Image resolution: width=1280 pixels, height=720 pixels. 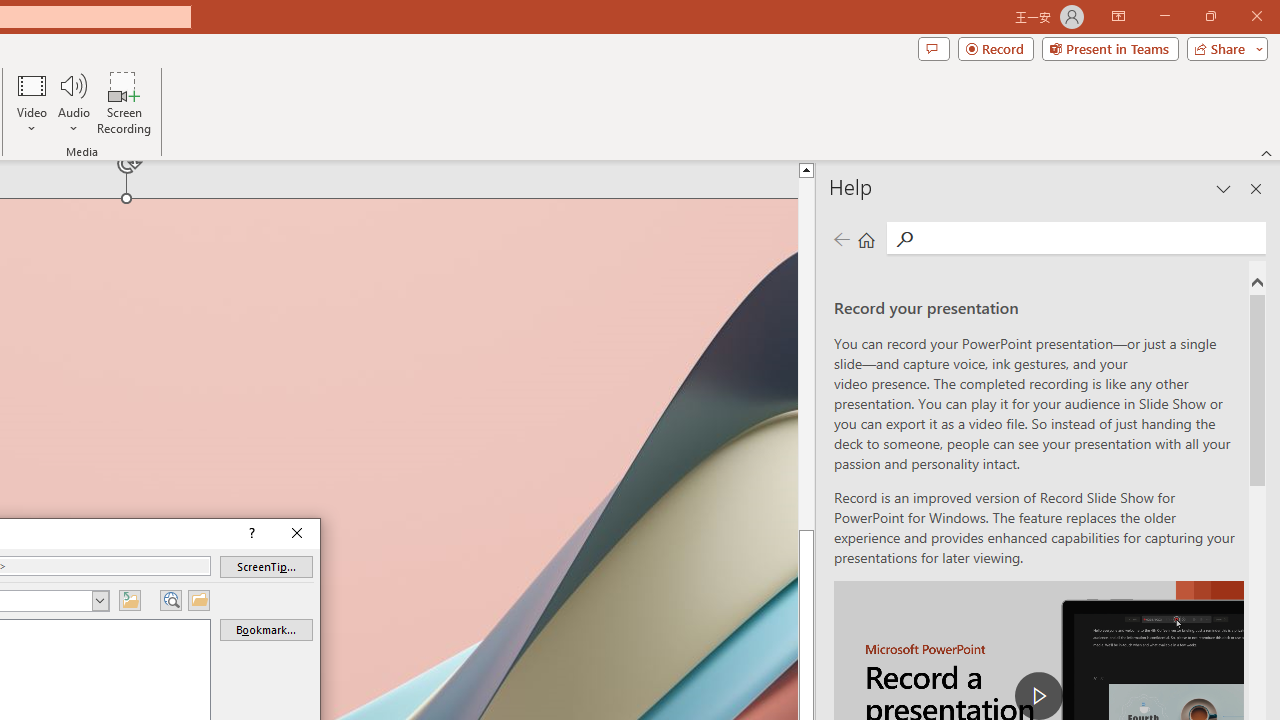 I want to click on 'Bookmark...', so click(x=265, y=630).